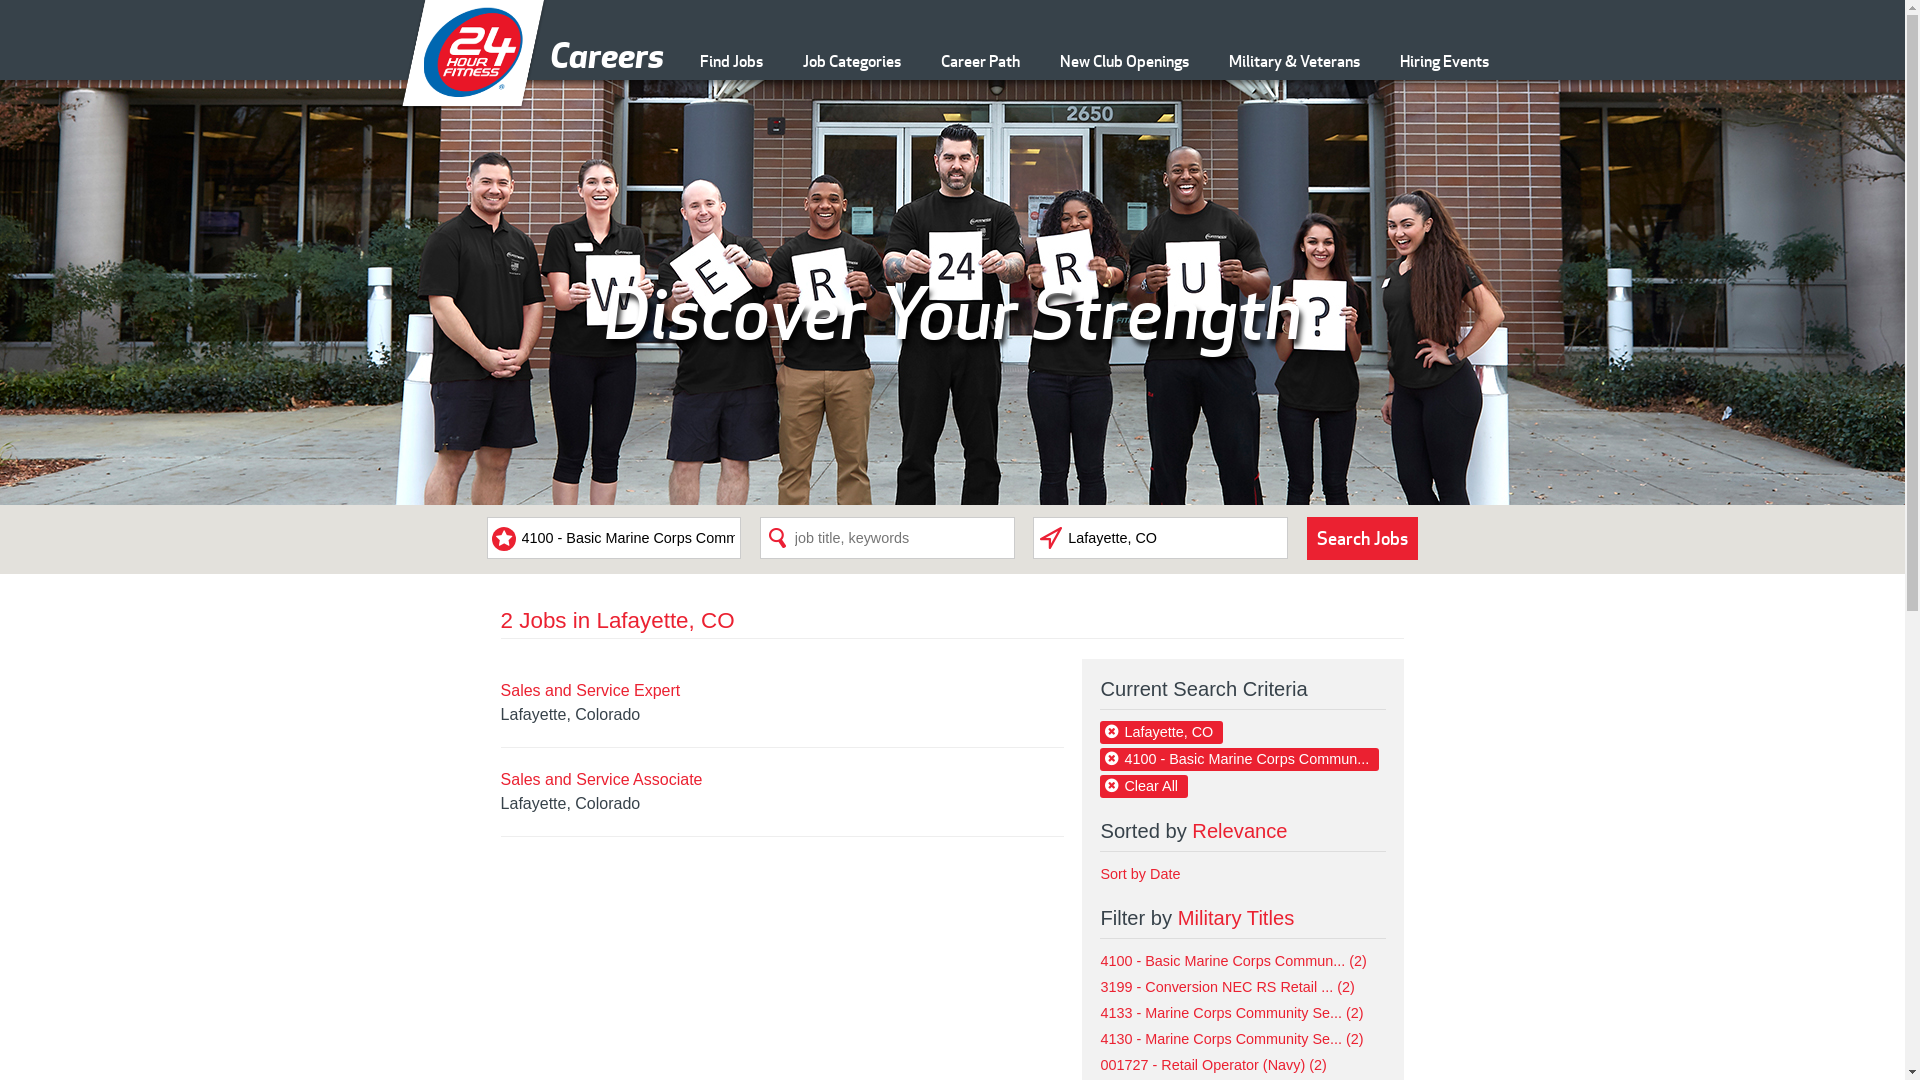 This screenshot has width=1920, height=1080. I want to click on '3199 - Conversion NEC RS Retail ... (2)', so click(1226, 986).